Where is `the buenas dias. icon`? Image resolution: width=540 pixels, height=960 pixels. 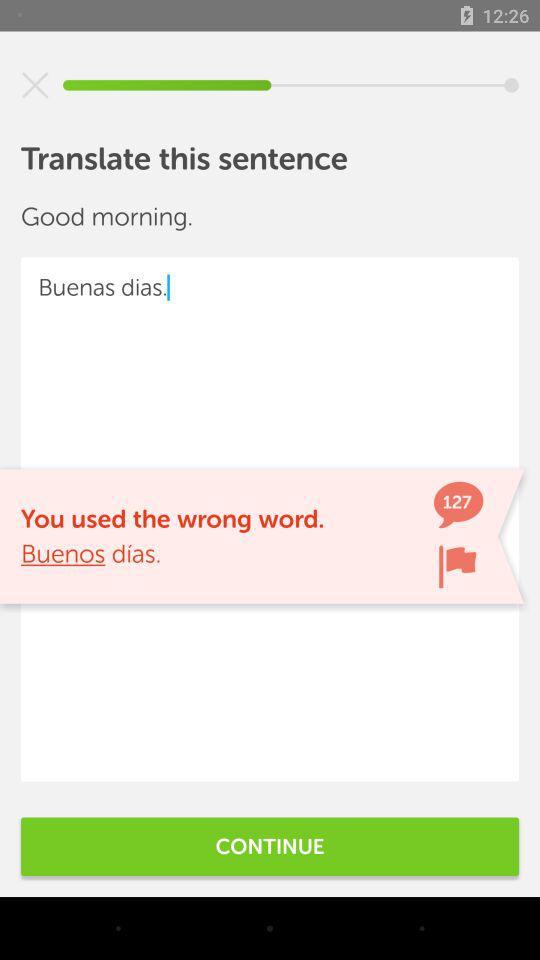
the buenas dias. icon is located at coordinates (270, 518).